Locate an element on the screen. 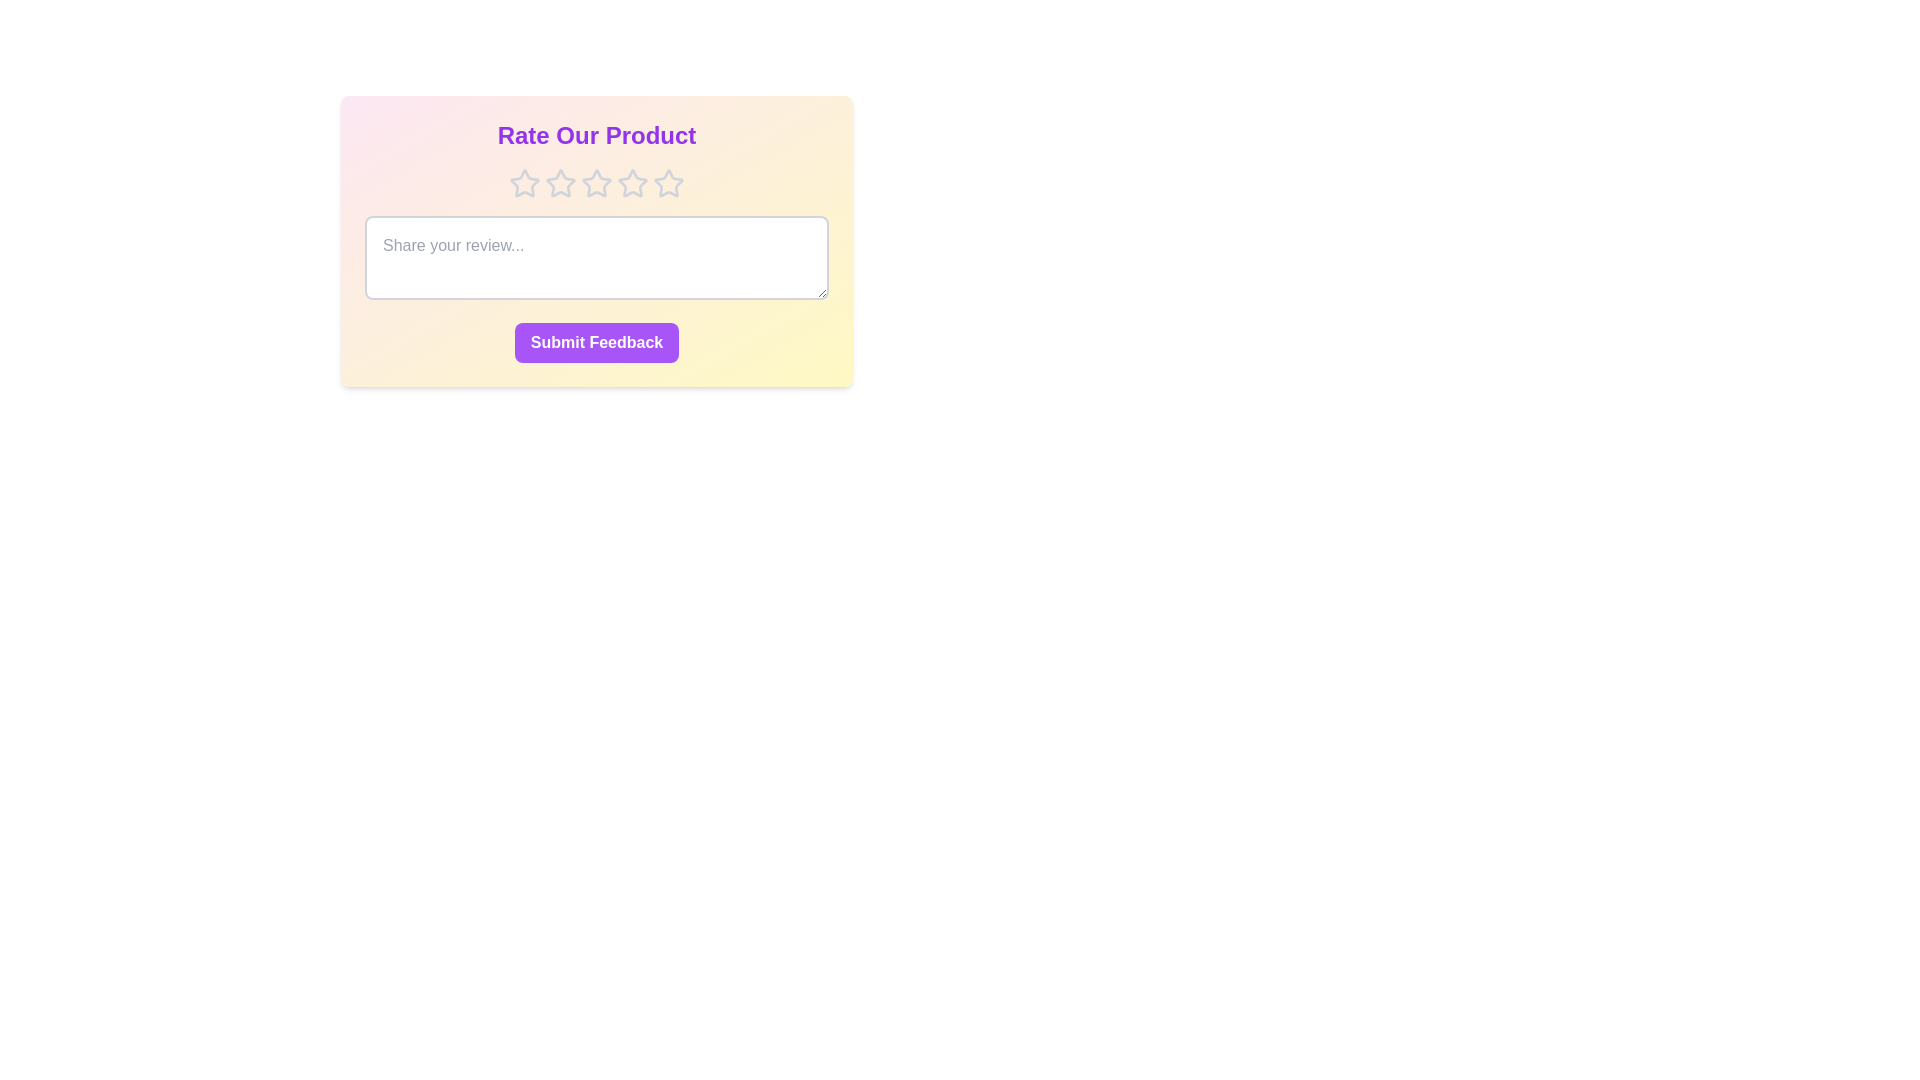 This screenshot has height=1080, width=1920. the star corresponding to 3 to preview the selection effect is located at coordinates (595, 184).